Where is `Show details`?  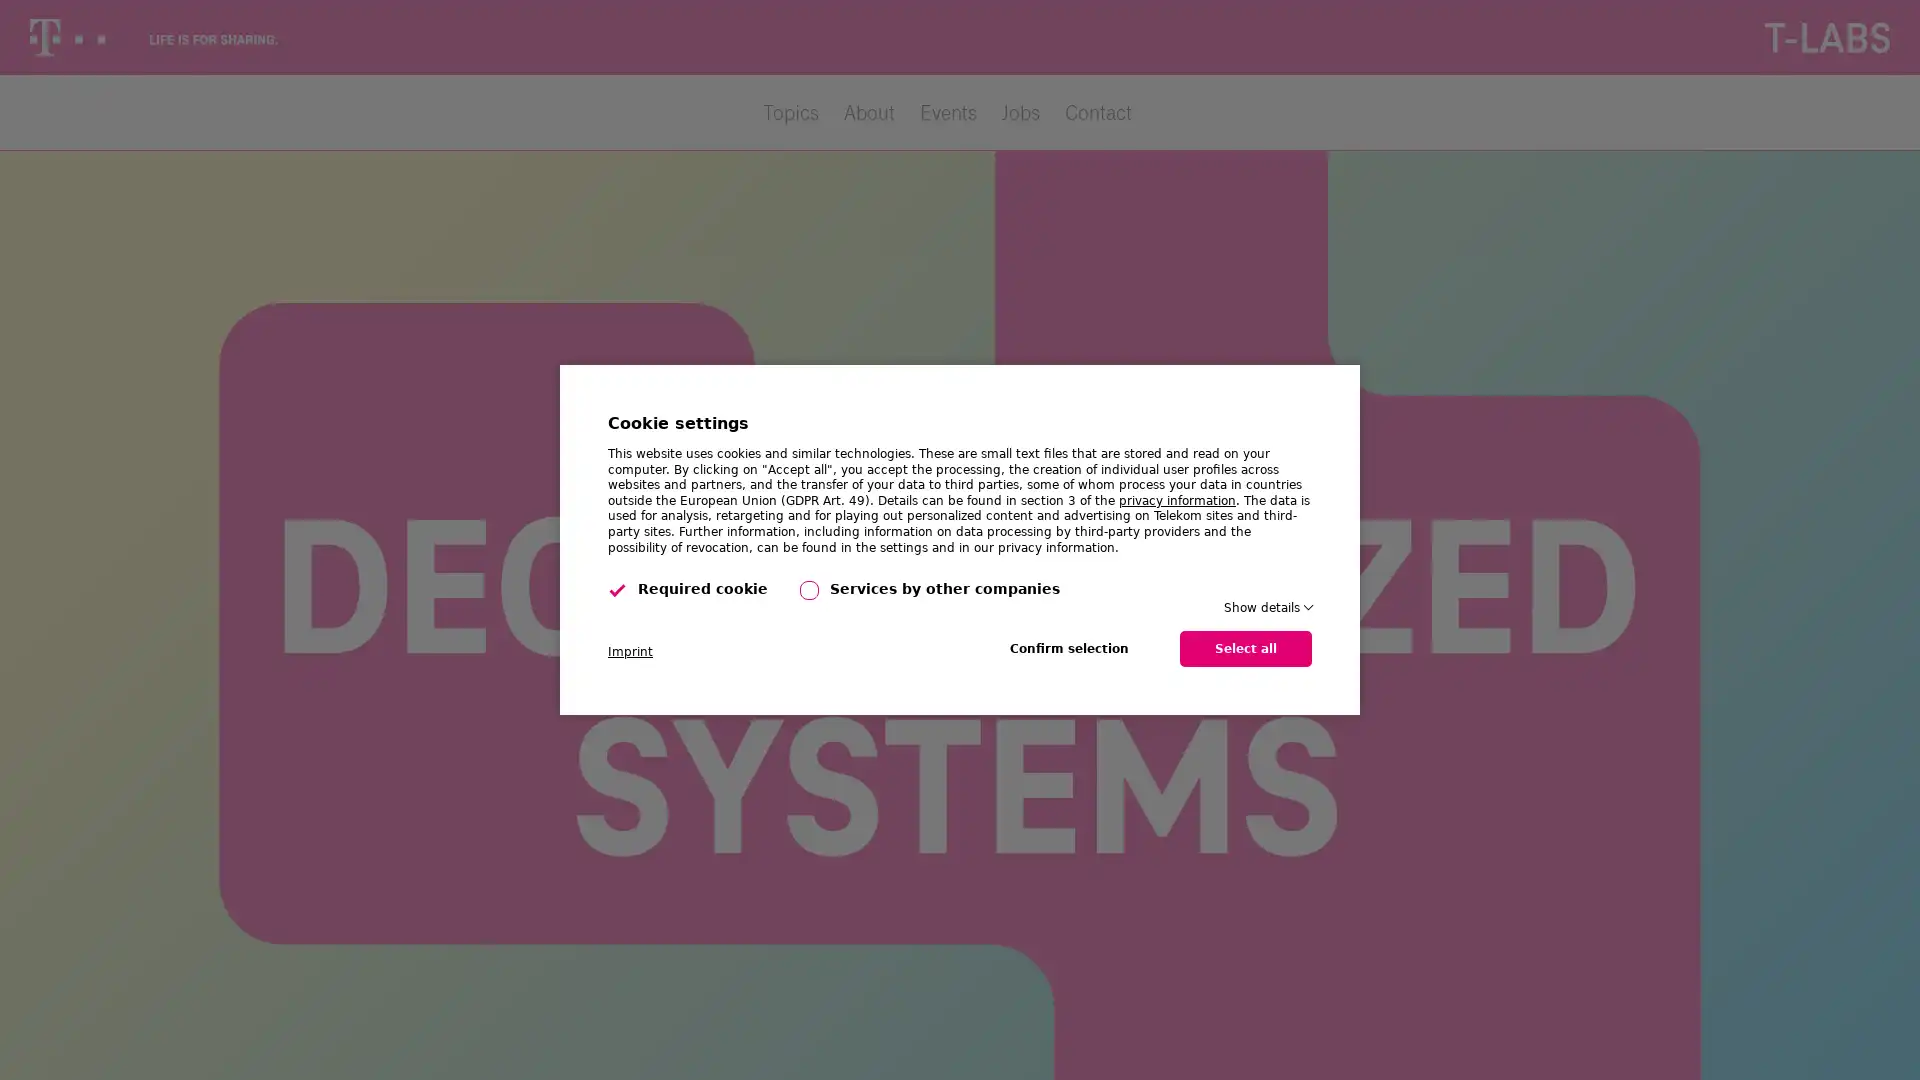 Show details is located at coordinates (1266, 607).